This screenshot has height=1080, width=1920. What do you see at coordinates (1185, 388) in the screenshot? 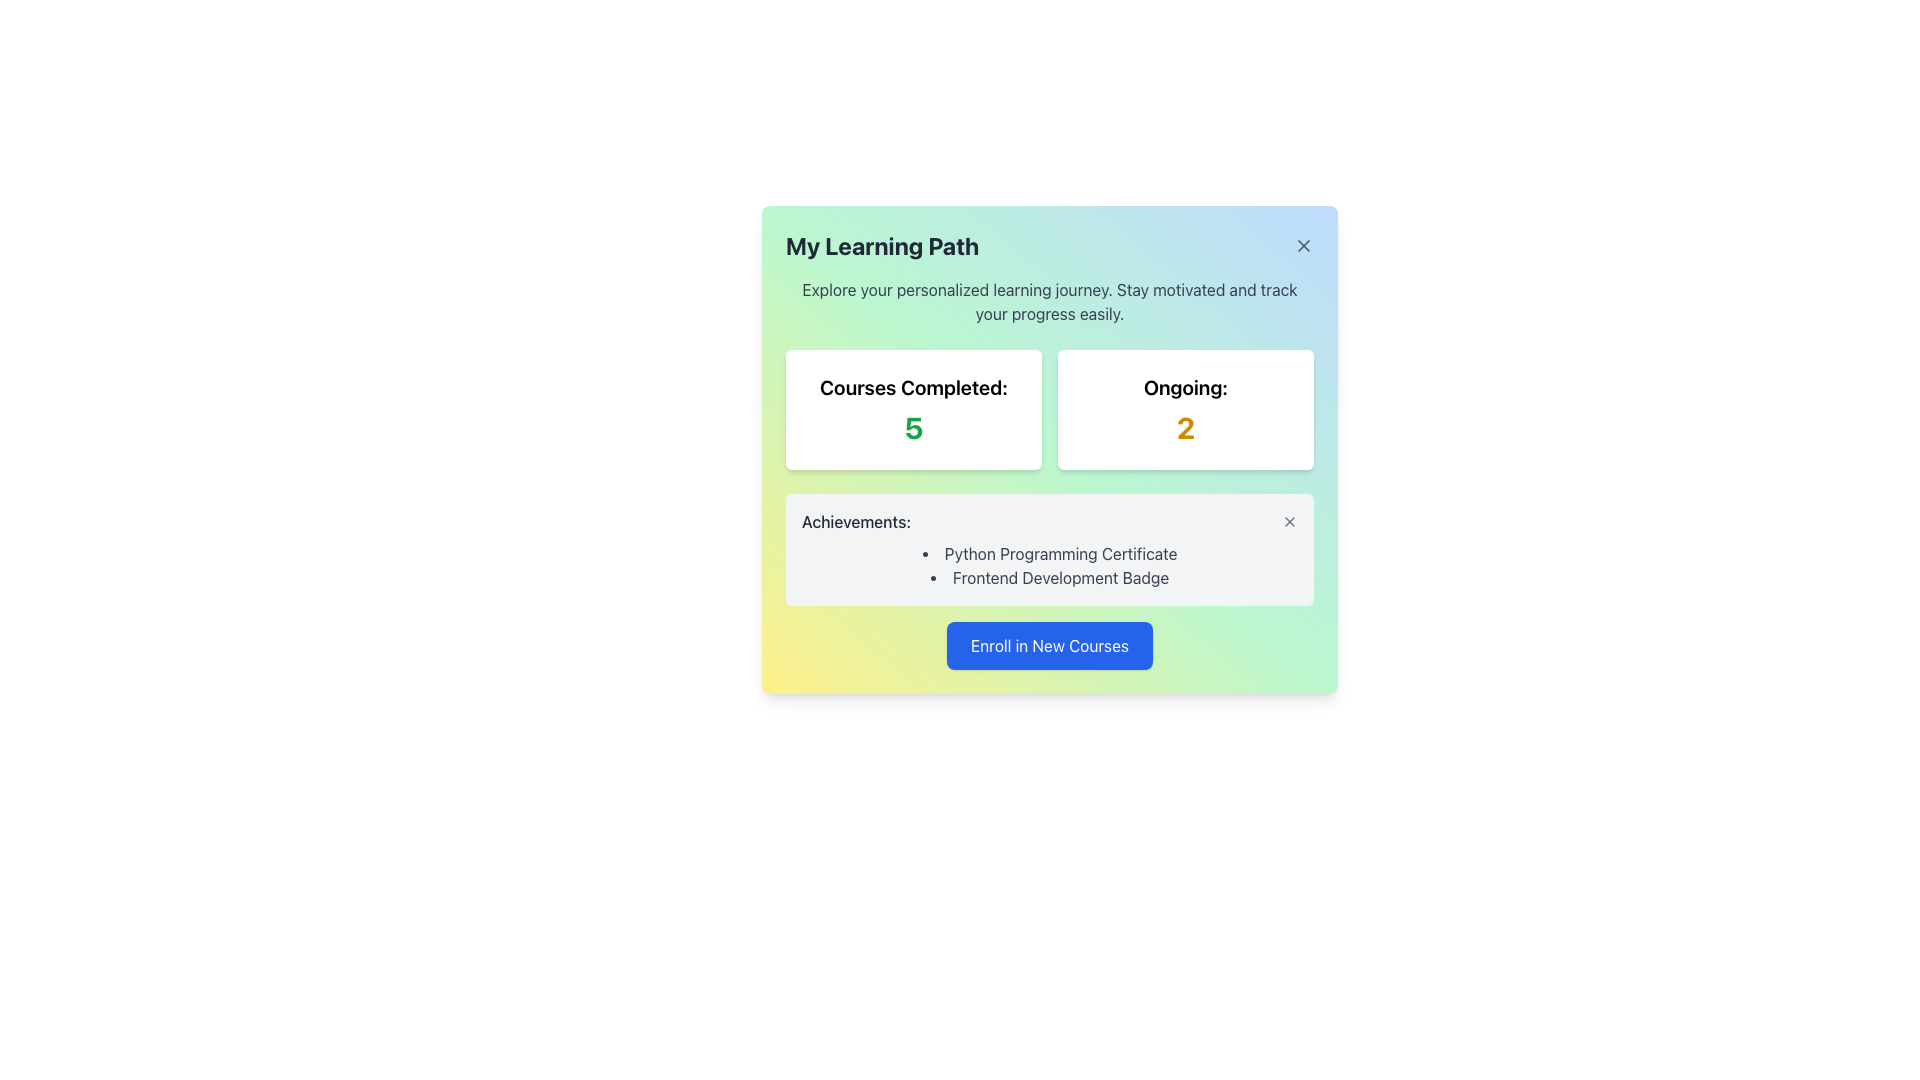
I see `the text label displaying 'Ongoing:' which is prominently styled in bold and large font located in the top-right division of the interface` at bounding box center [1185, 388].